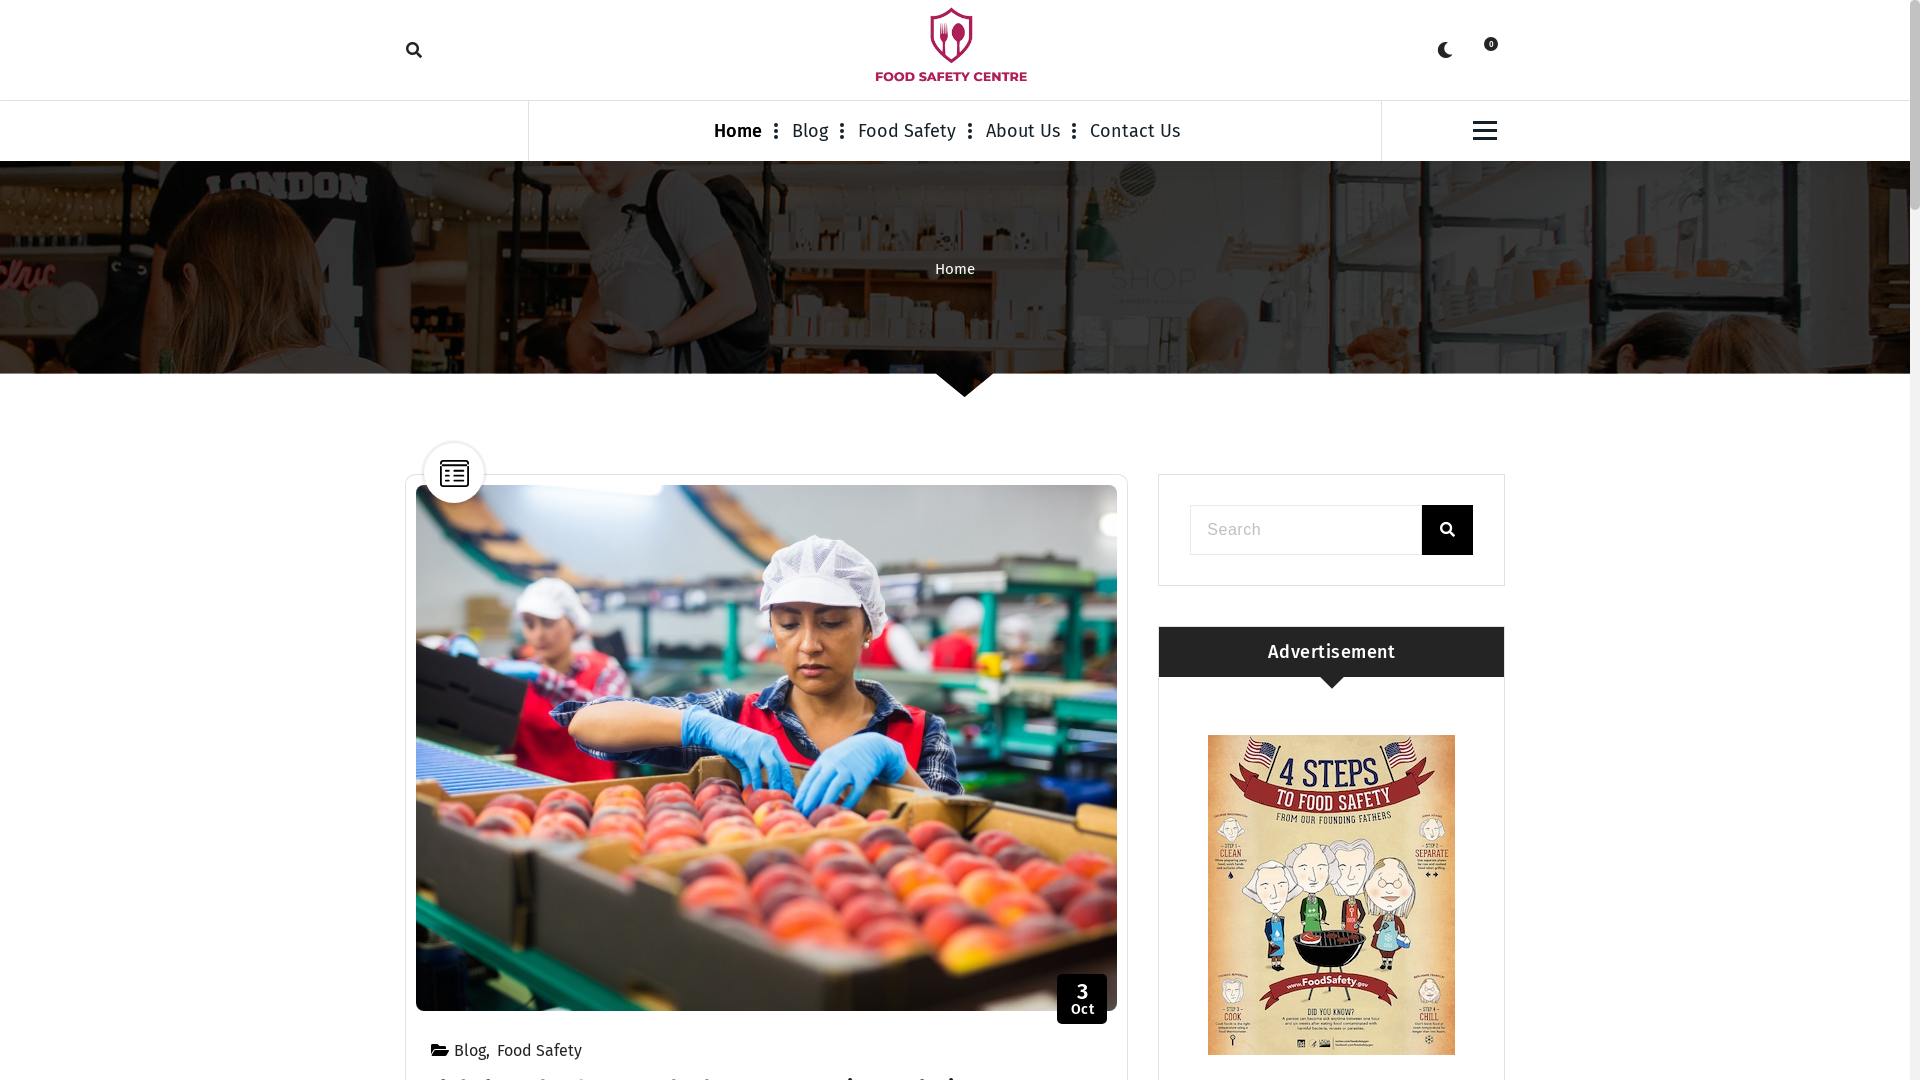 The height and width of the screenshot is (1080, 1920). Describe the element at coordinates (714, 131) in the screenshot. I see `'Home'` at that location.